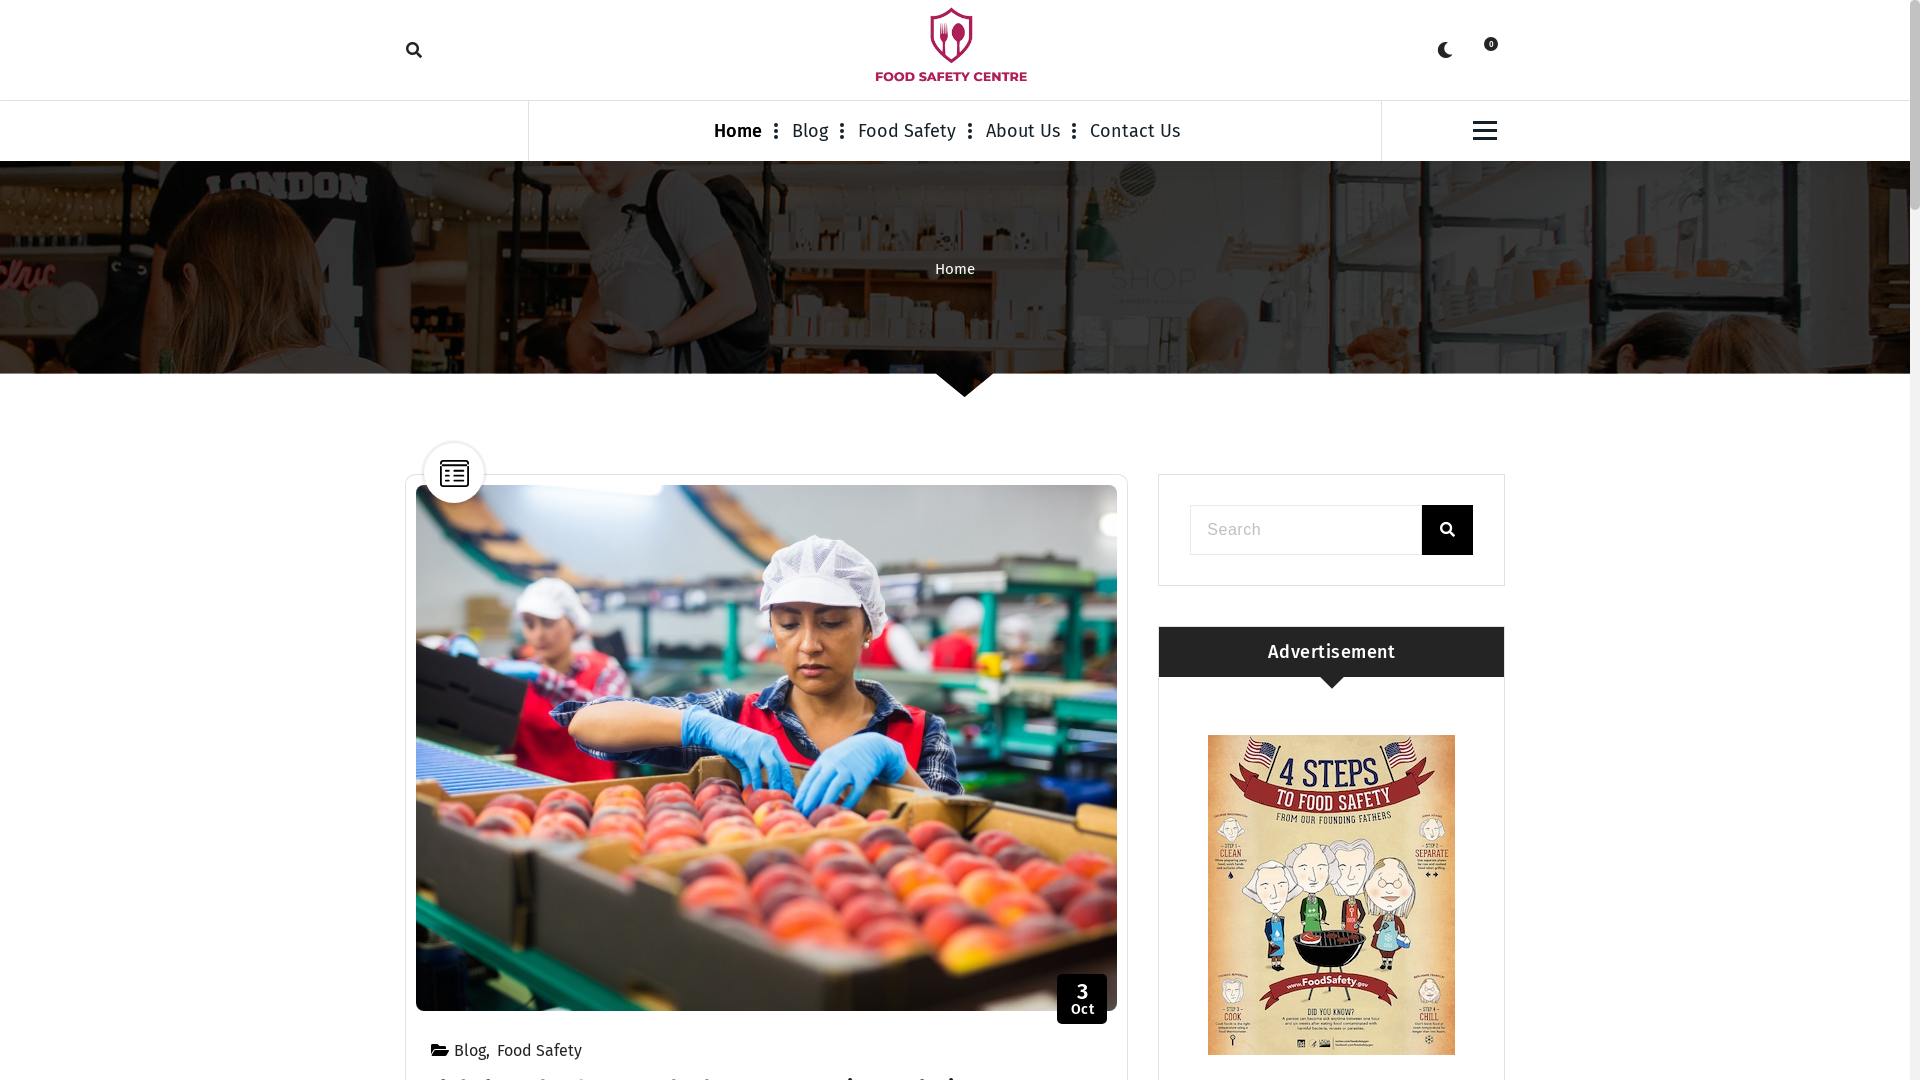 The height and width of the screenshot is (1080, 1920). Describe the element at coordinates (714, 131) in the screenshot. I see `'Home'` at that location.